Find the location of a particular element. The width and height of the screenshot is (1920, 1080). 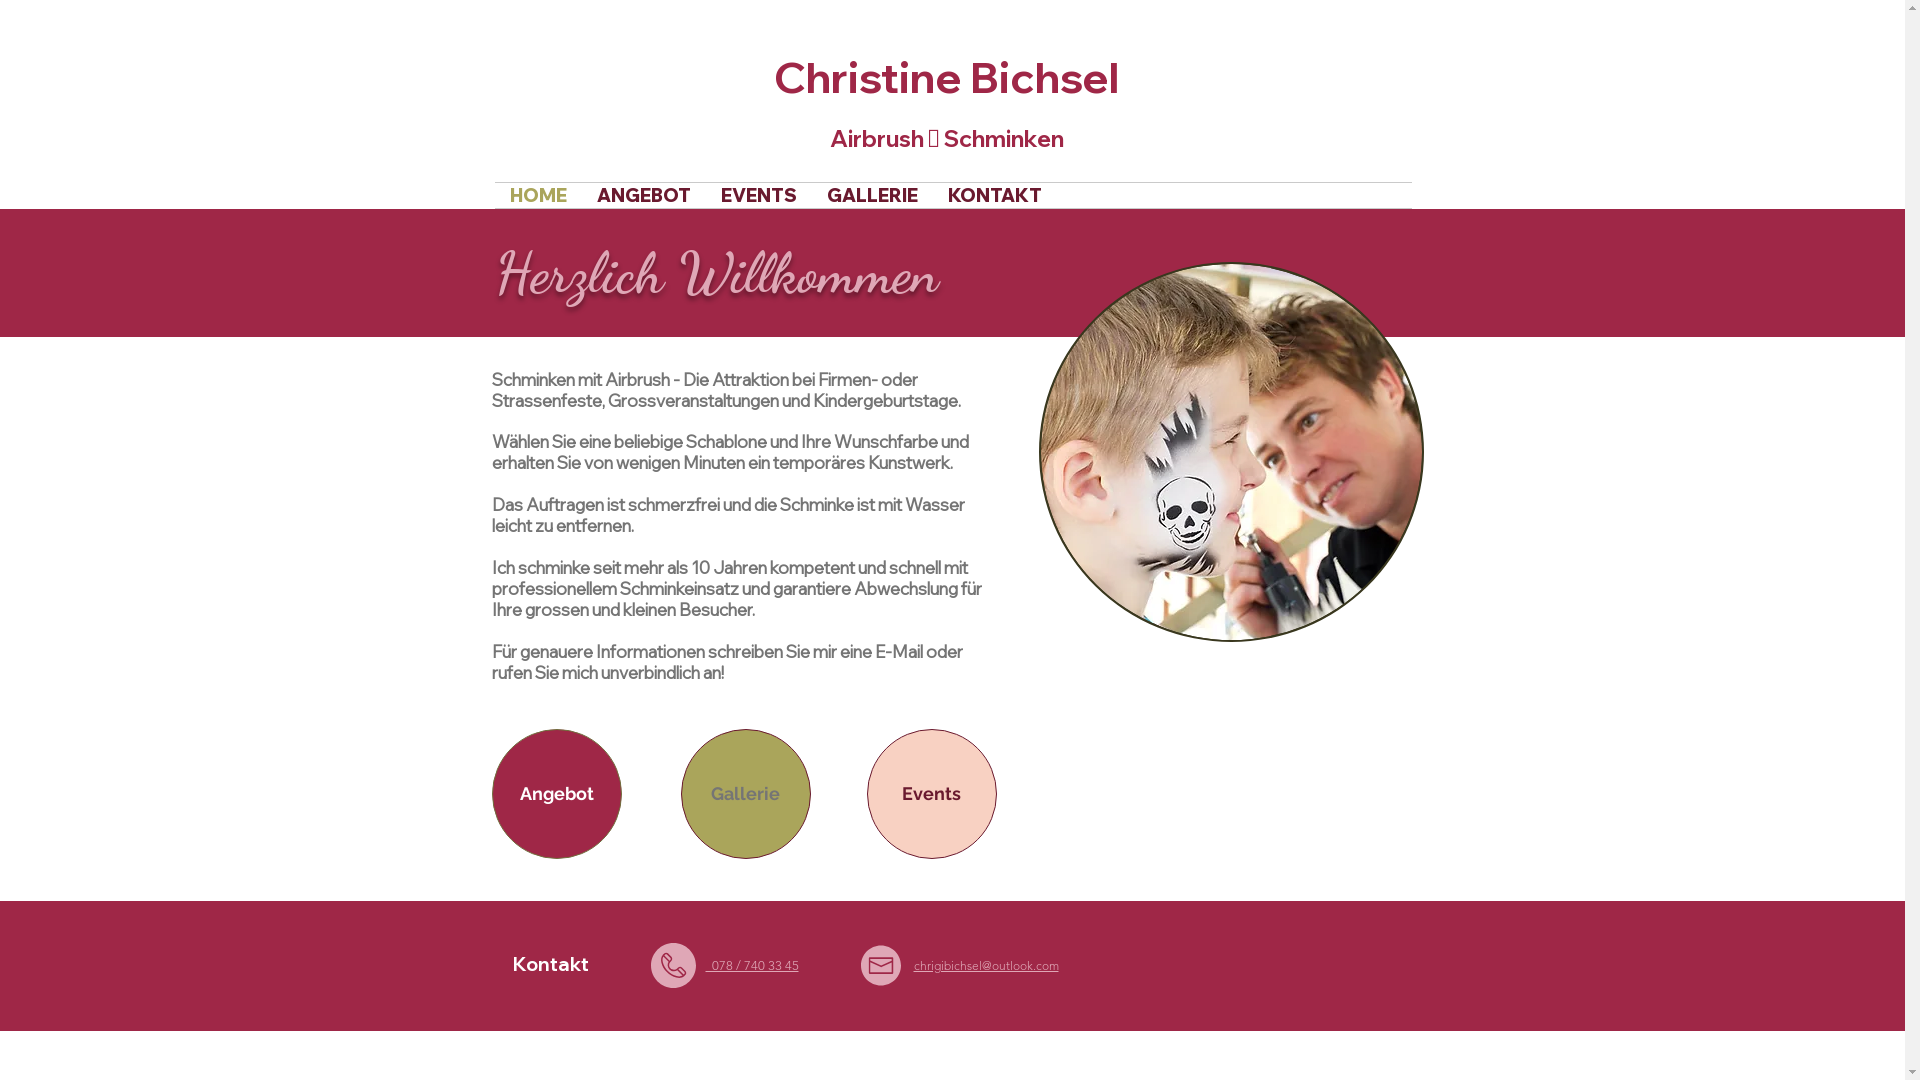

'EVENTS' is located at coordinates (757, 195).